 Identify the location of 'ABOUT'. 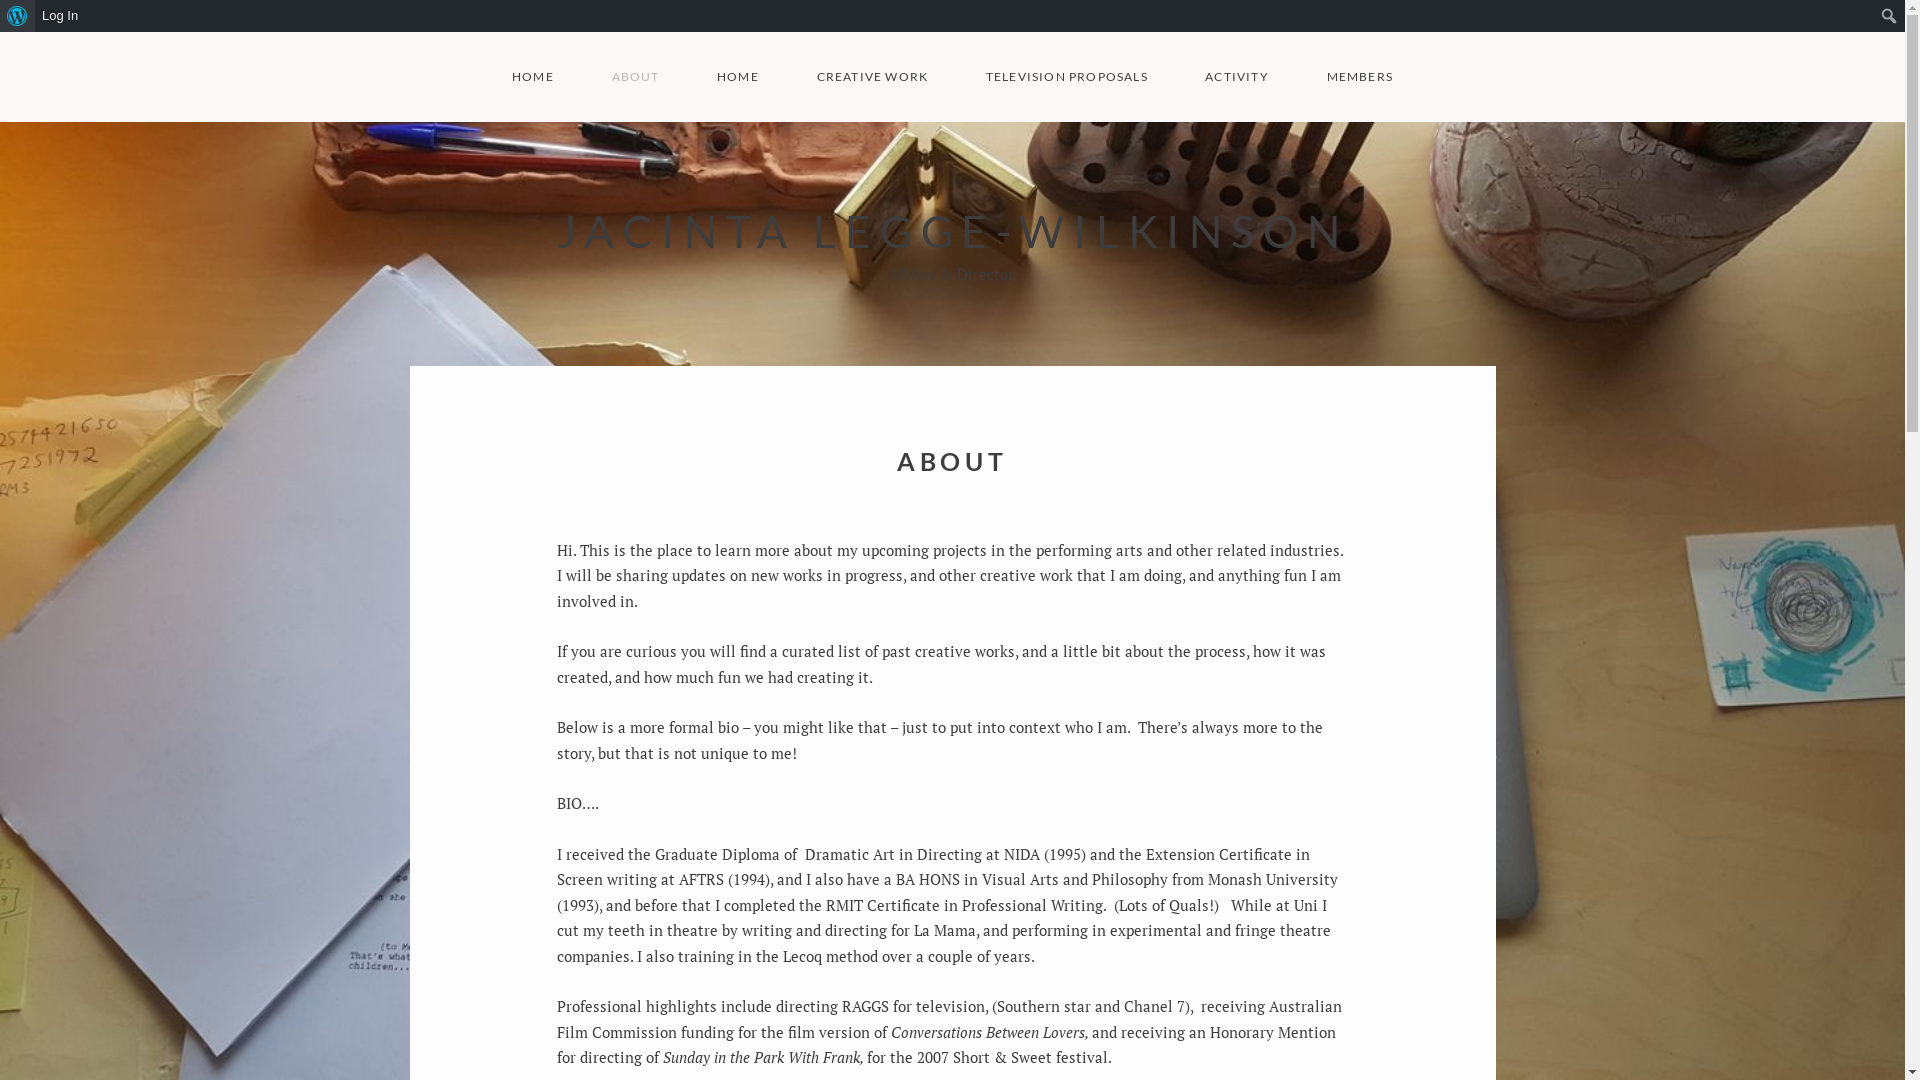
(610, 76).